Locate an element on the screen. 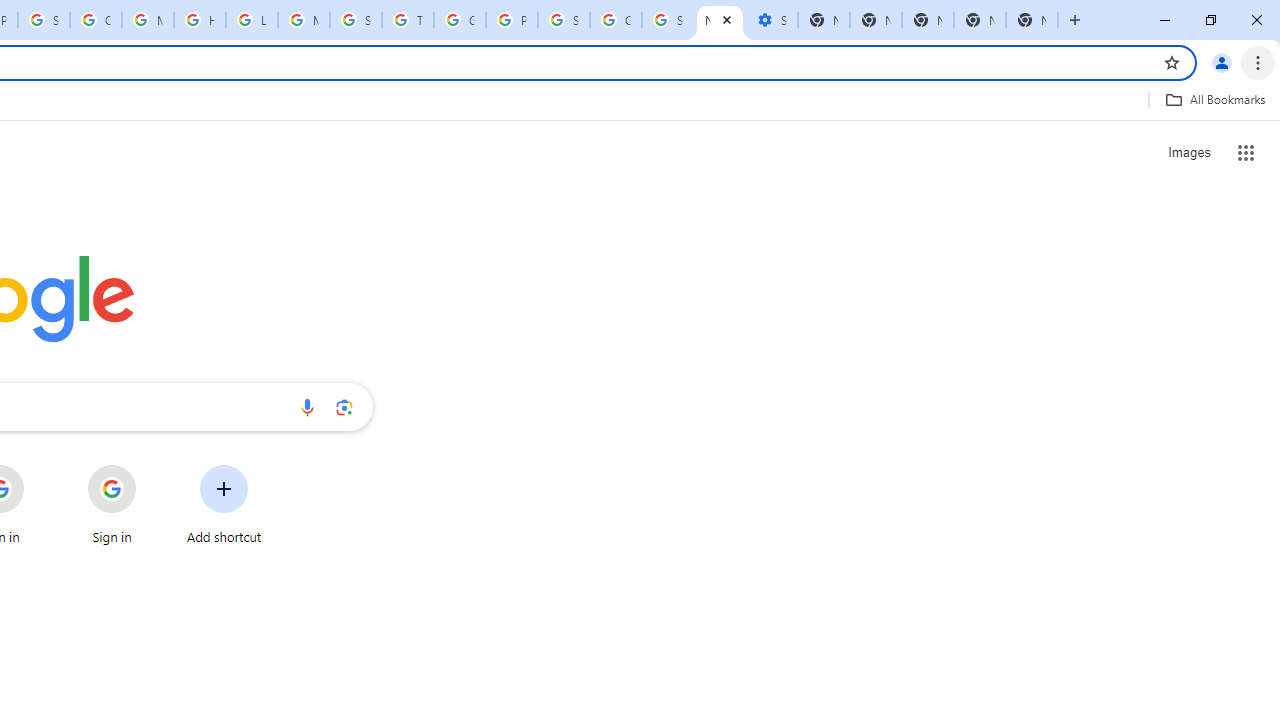 The image size is (1280, 720). 'Add shortcut' is located at coordinates (224, 504).